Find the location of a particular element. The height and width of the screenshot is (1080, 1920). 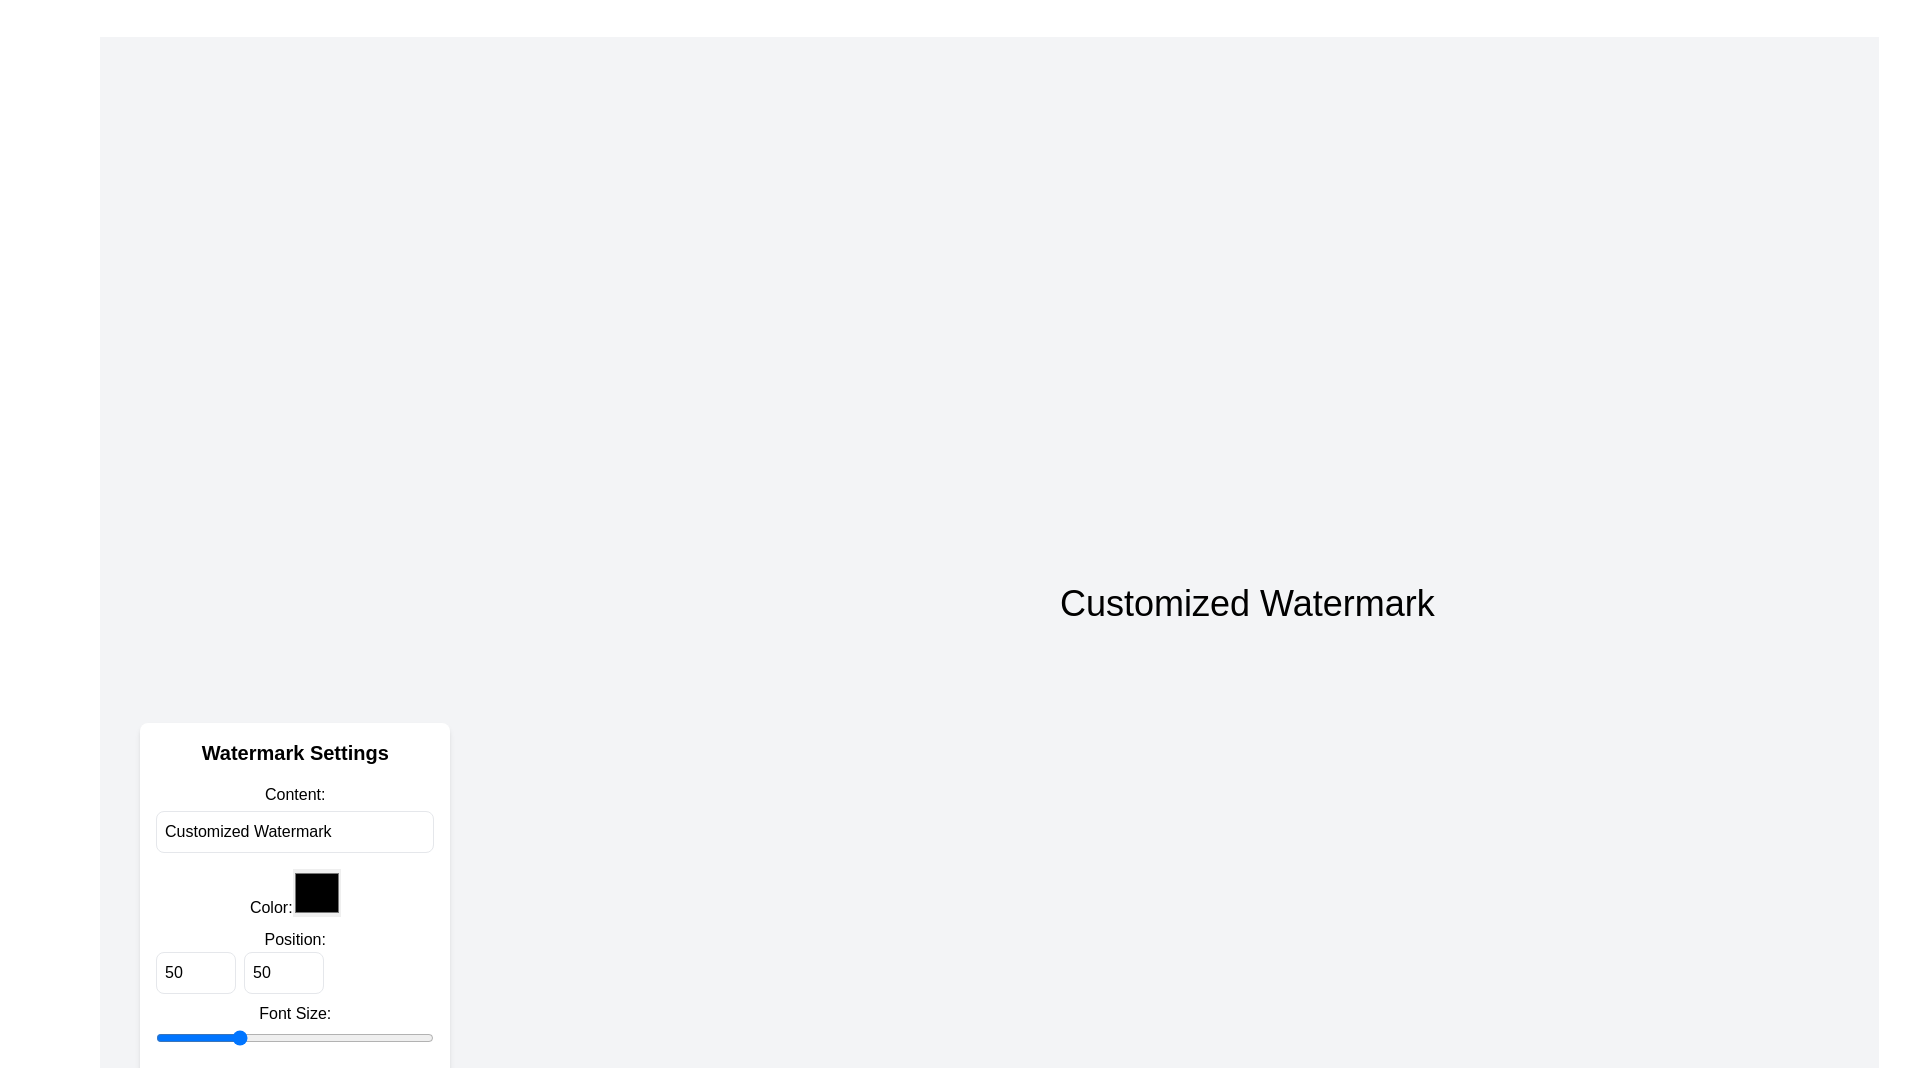

the Color Picker Input in the 'Watermark Settings' section, following the 'Content:' label, and select a color using the keyboard is located at coordinates (294, 889).